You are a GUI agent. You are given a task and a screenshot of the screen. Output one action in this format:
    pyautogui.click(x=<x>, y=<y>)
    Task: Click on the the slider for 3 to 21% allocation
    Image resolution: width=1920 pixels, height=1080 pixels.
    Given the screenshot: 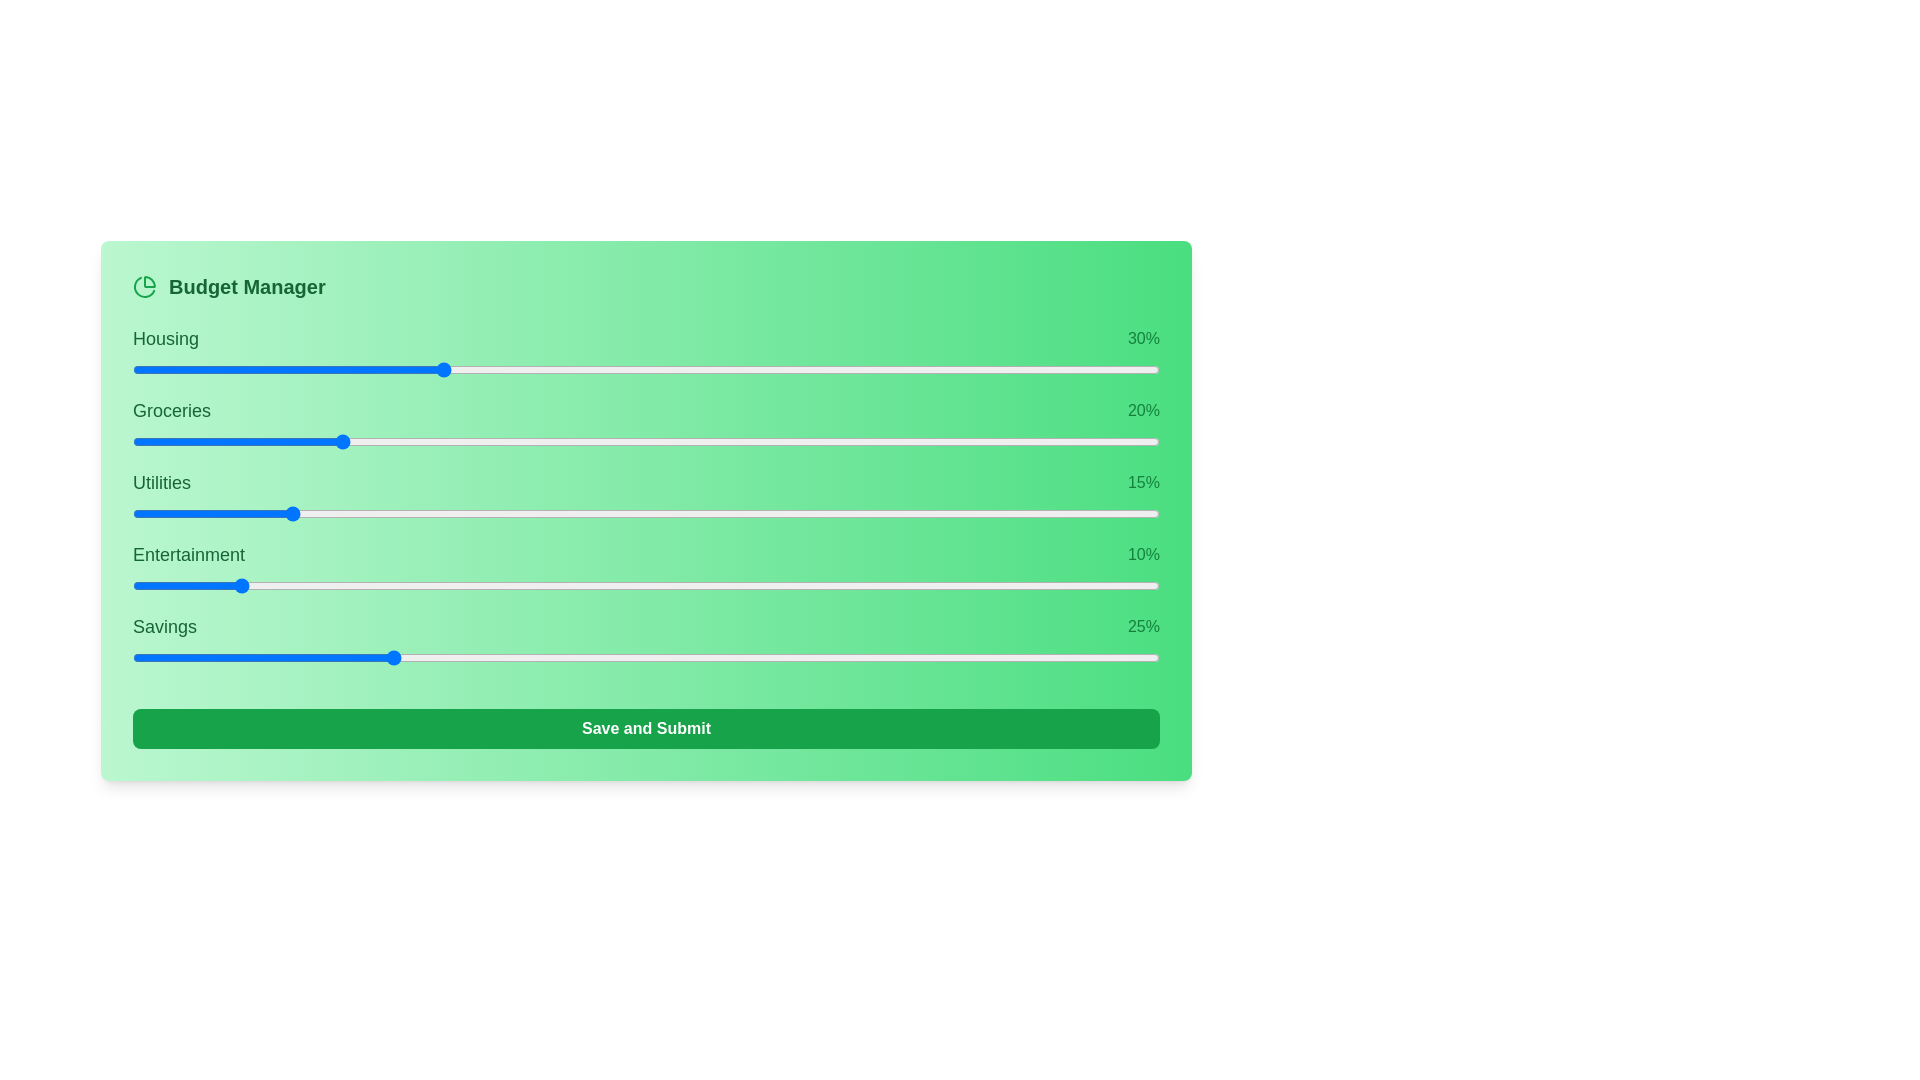 What is the action you would take?
    pyautogui.click(x=753, y=585)
    